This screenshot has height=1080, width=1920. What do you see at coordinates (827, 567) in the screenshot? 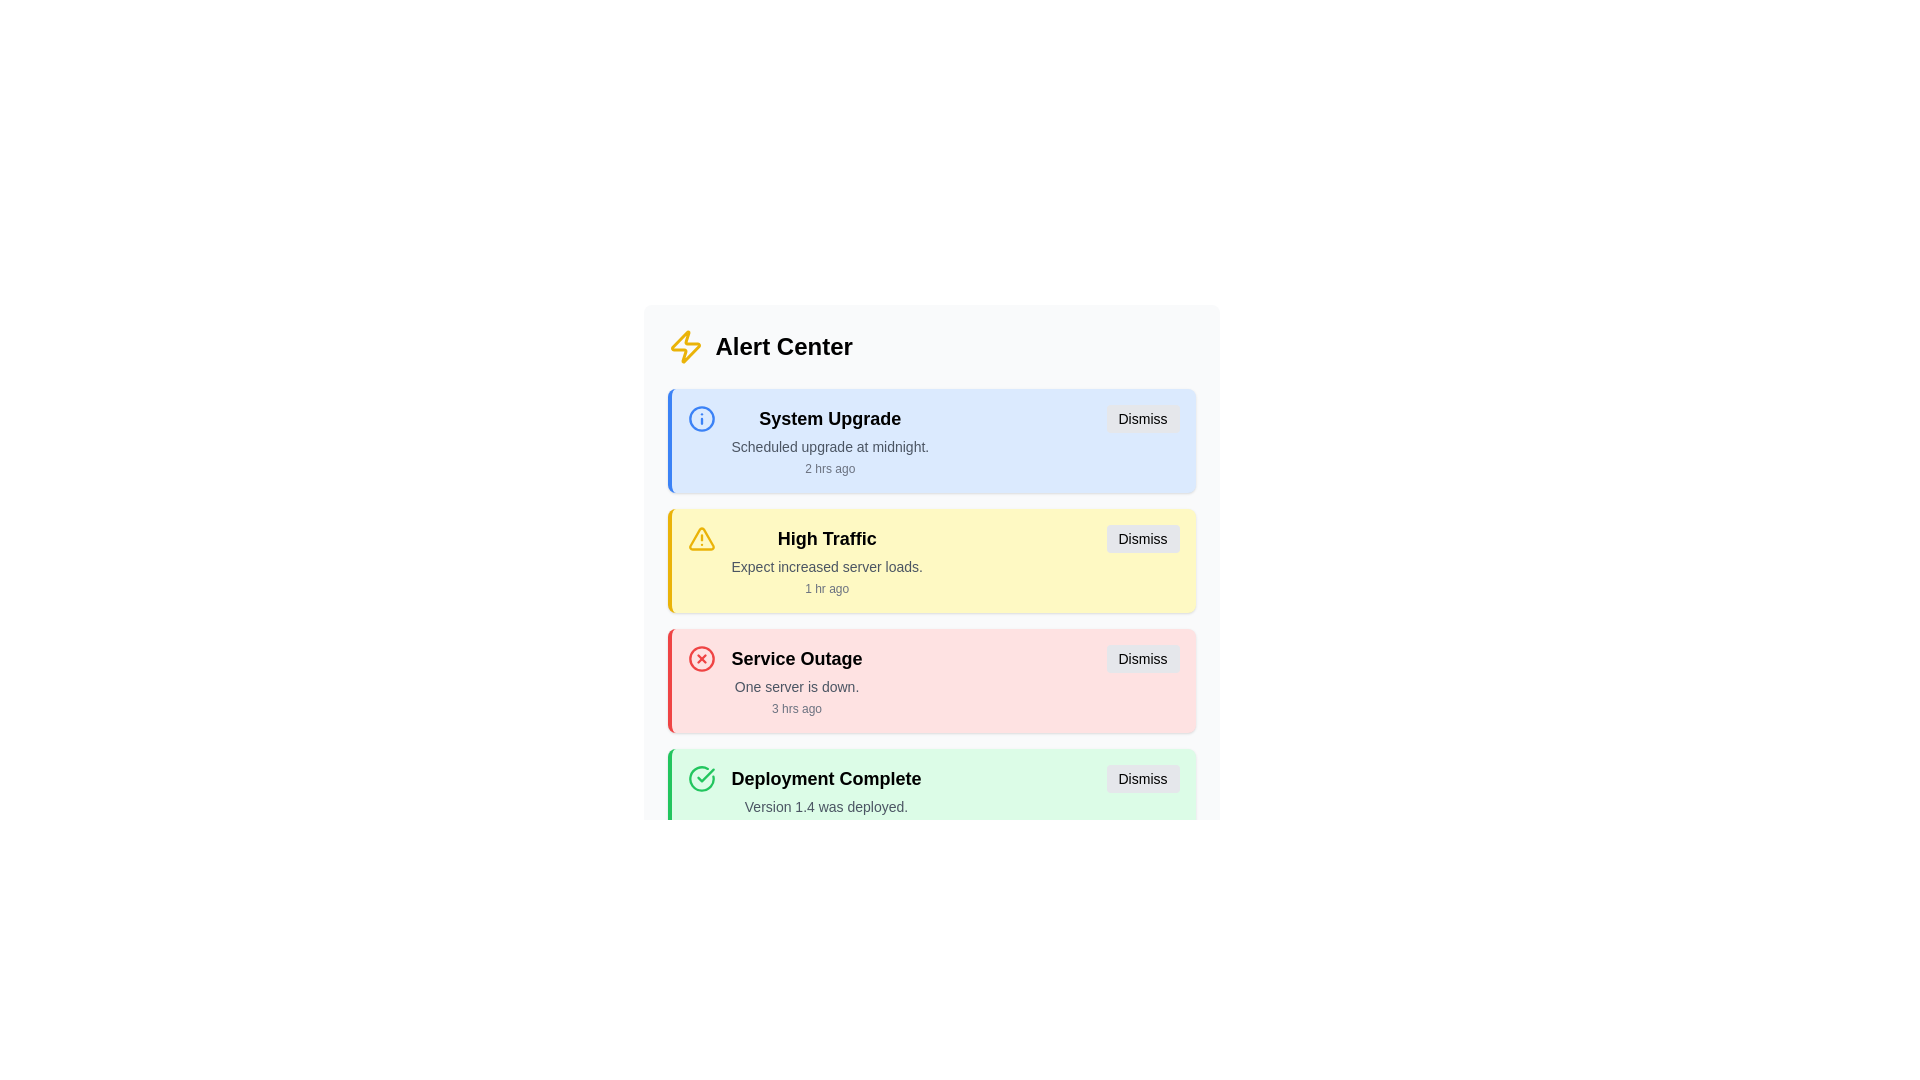
I see `the static text element providing additional descriptive information about the 'High Traffic' alert, located on the yellow background in the 'Alert Center', positioned below the header 'High Traffic'` at bounding box center [827, 567].